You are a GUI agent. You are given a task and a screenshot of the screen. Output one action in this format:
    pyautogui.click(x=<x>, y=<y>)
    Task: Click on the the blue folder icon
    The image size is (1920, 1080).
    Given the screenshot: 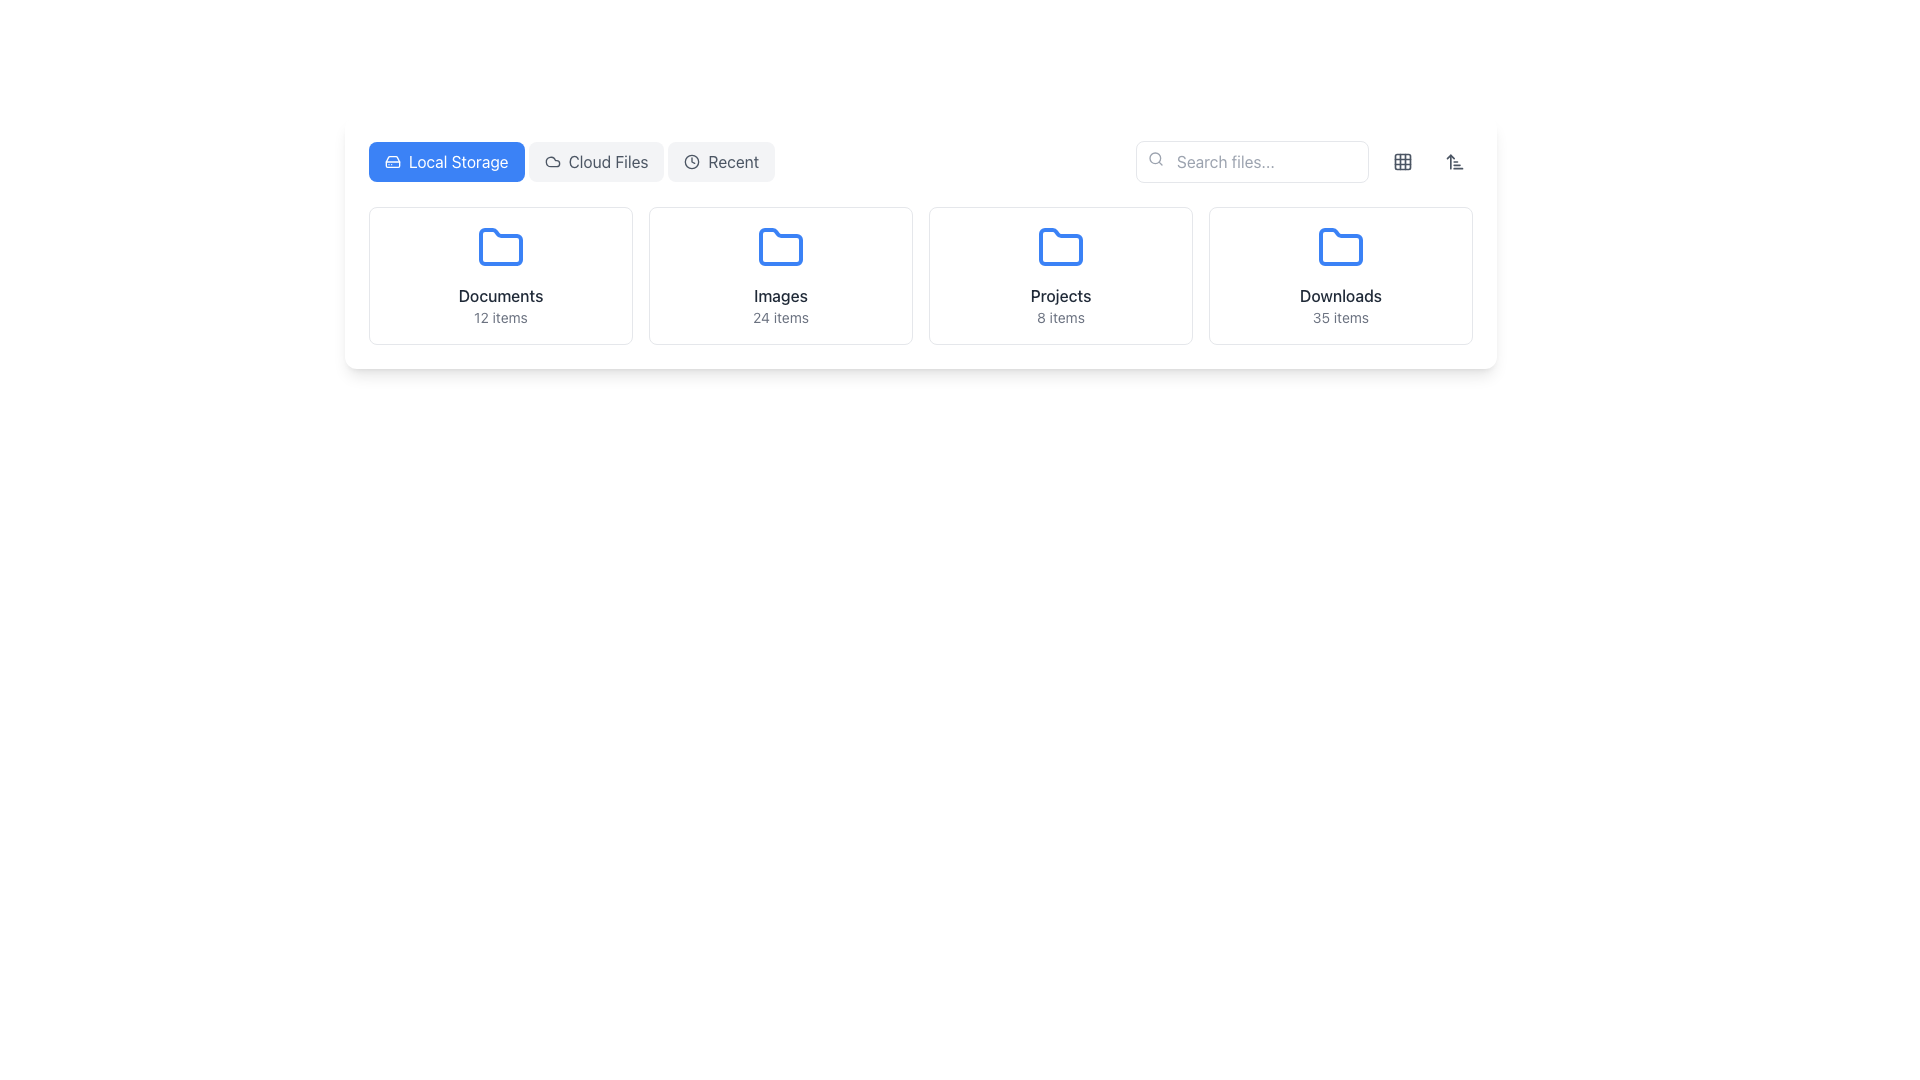 What is the action you would take?
    pyautogui.click(x=1340, y=246)
    